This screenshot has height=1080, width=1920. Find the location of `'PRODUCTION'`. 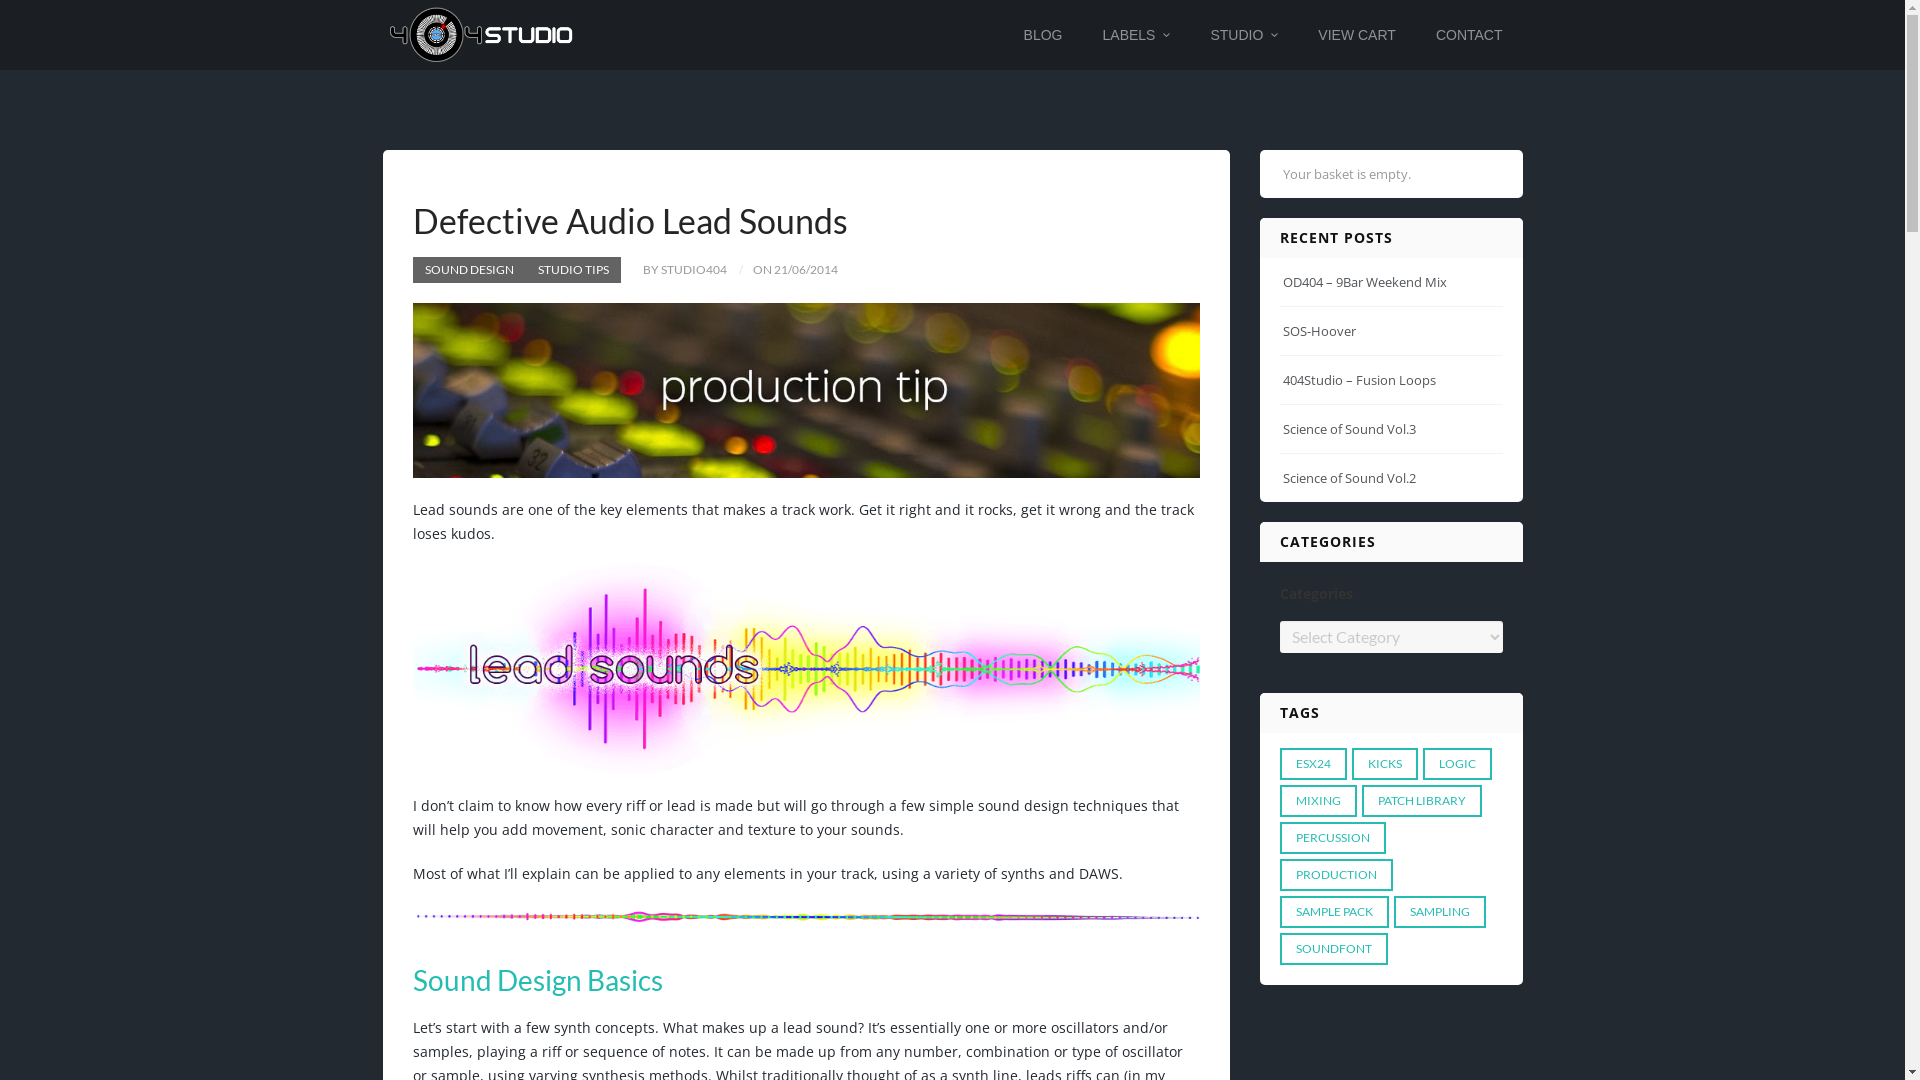

'PRODUCTION' is located at coordinates (1336, 874).